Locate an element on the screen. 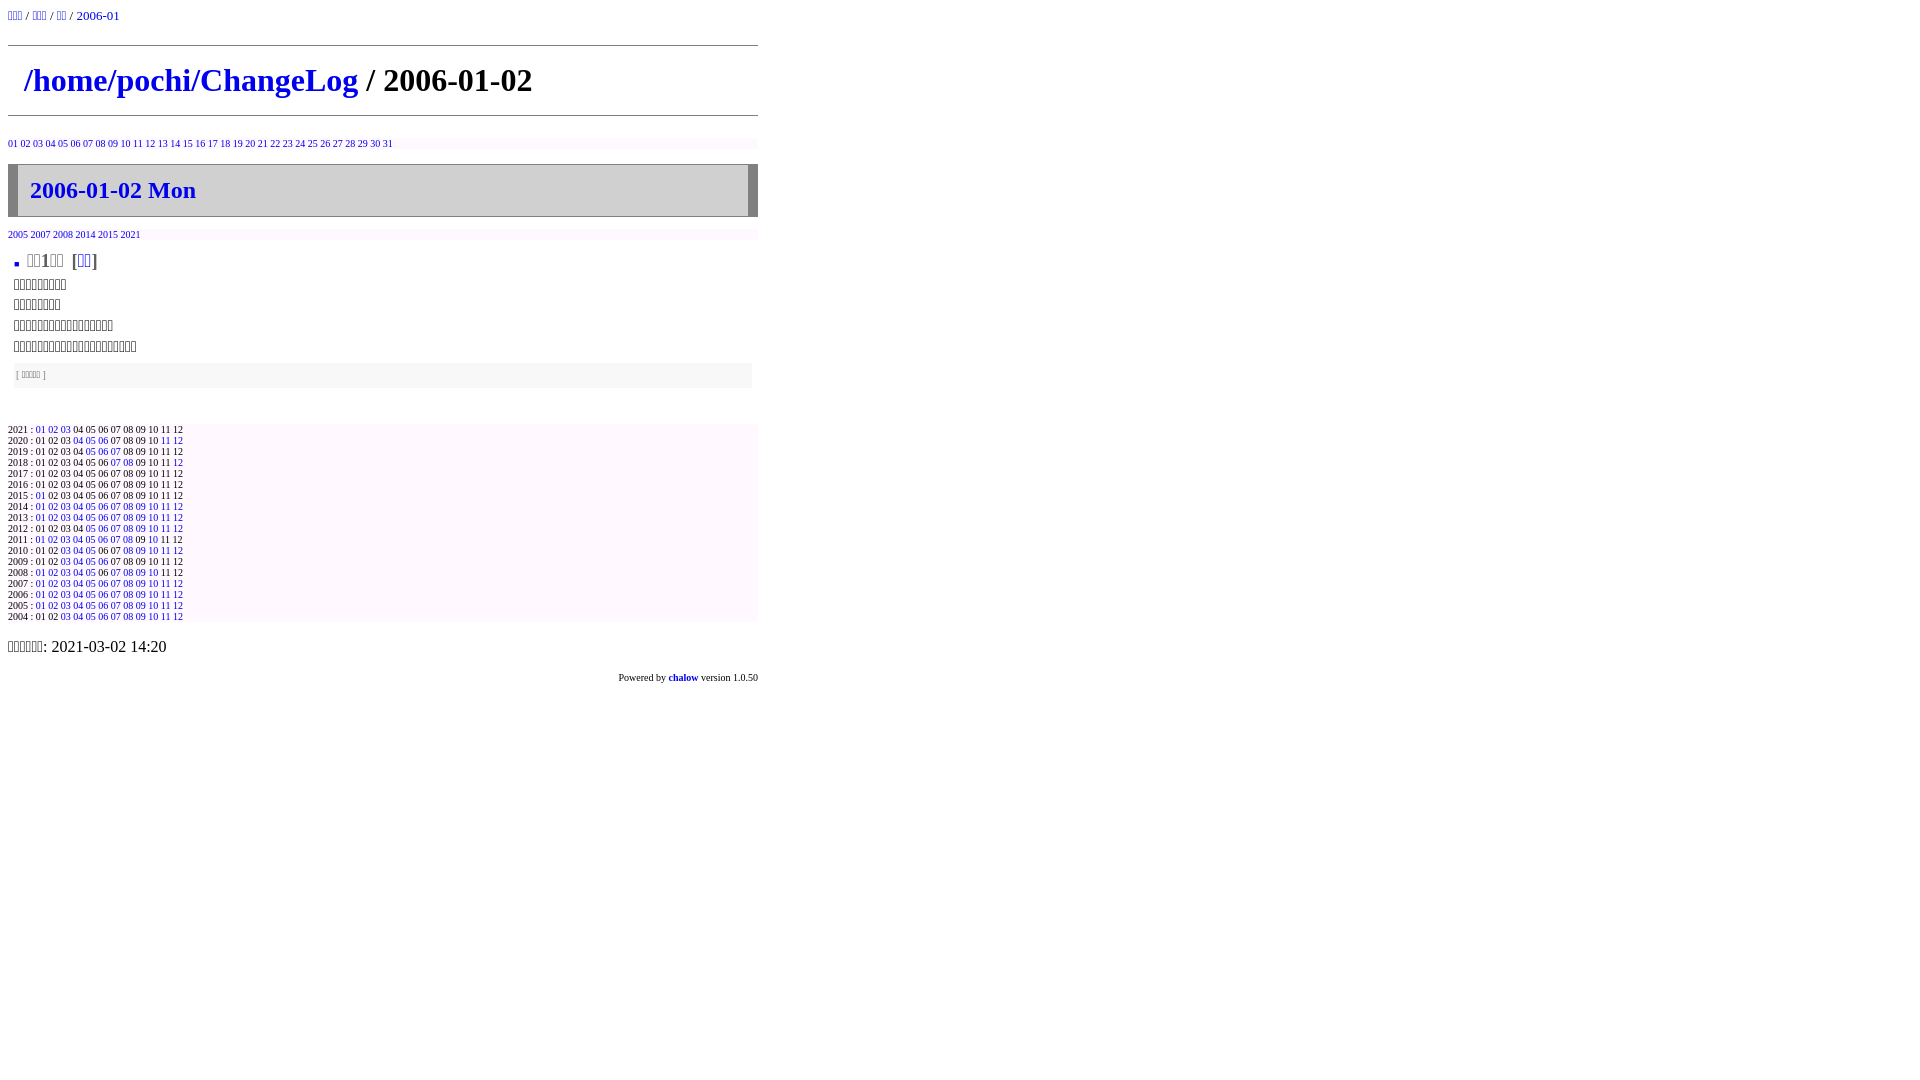 The width and height of the screenshot is (1920, 1080). '08' is located at coordinates (127, 615).